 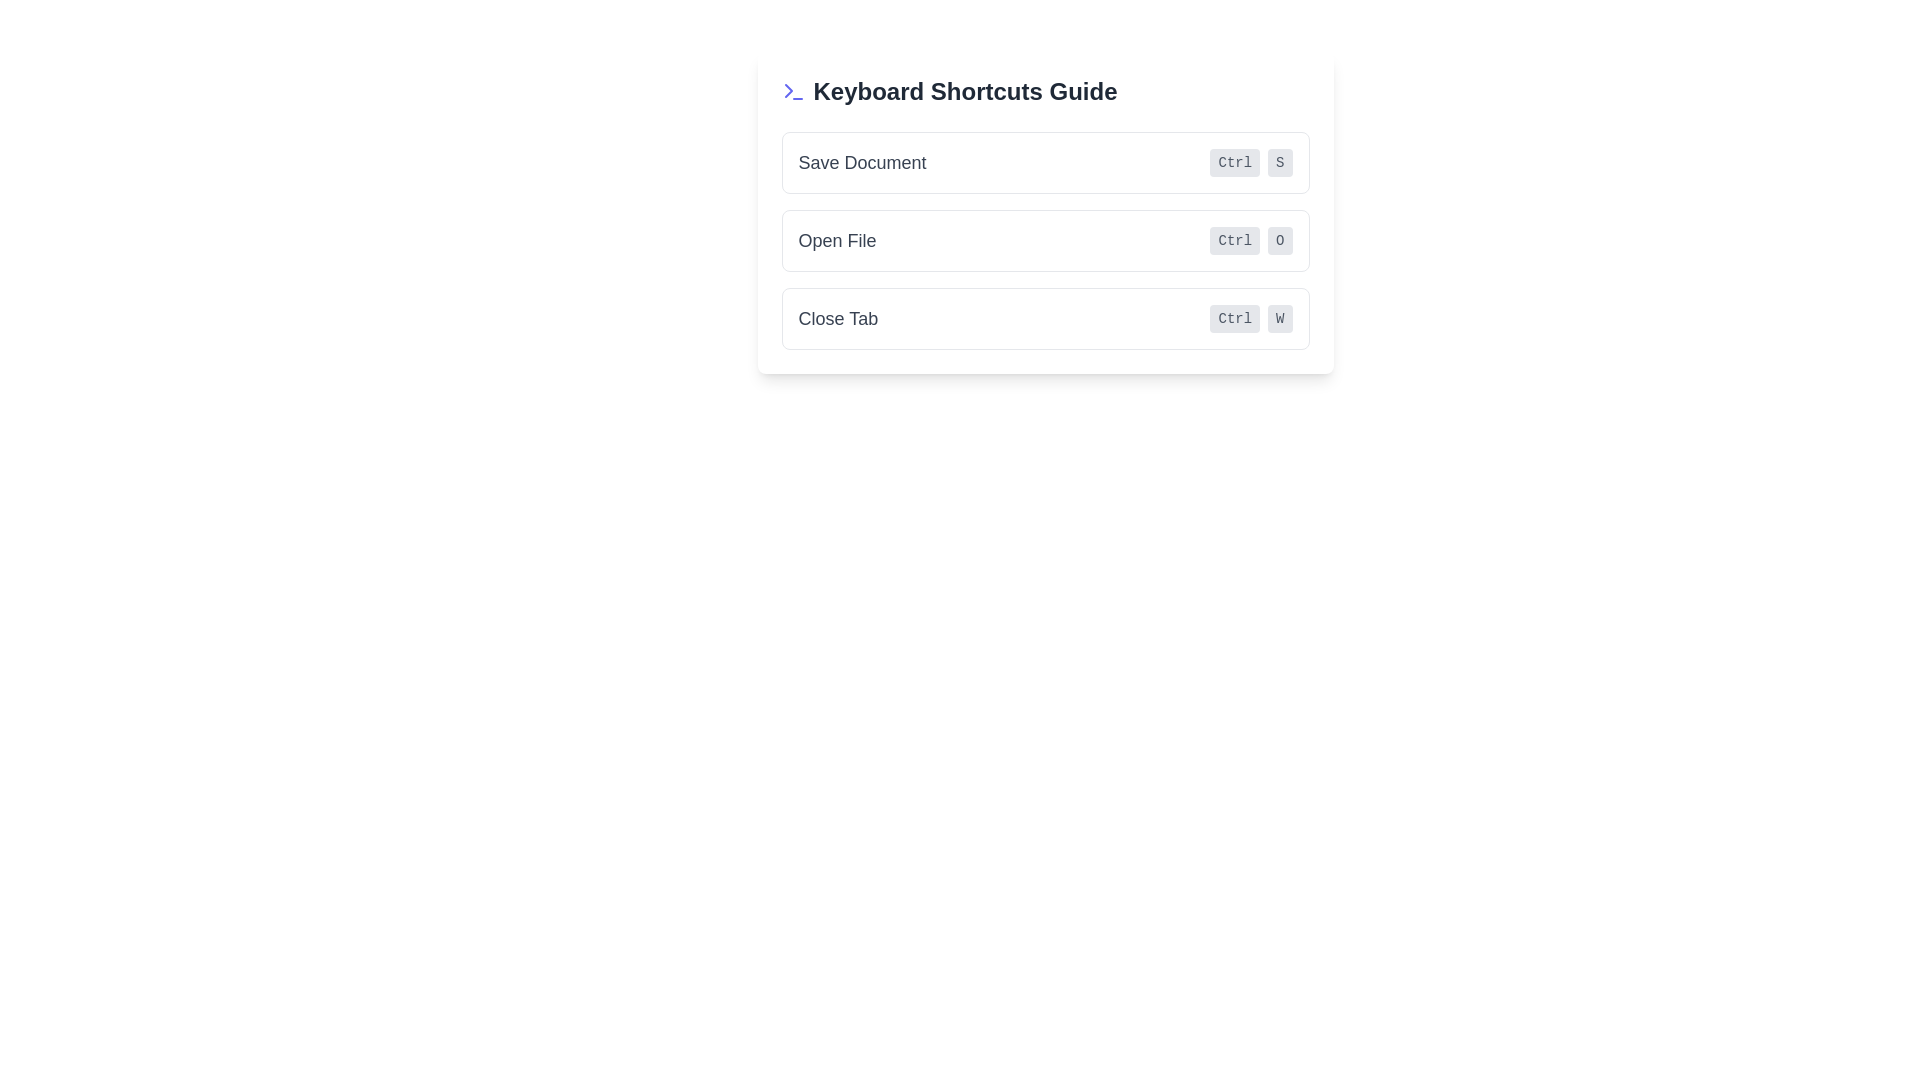 What do you see at coordinates (1044, 239) in the screenshot?
I see `the 'Open File' information row that displays the shortcut keys 'Ctrl O' in the Keyboard Shortcuts Guide` at bounding box center [1044, 239].